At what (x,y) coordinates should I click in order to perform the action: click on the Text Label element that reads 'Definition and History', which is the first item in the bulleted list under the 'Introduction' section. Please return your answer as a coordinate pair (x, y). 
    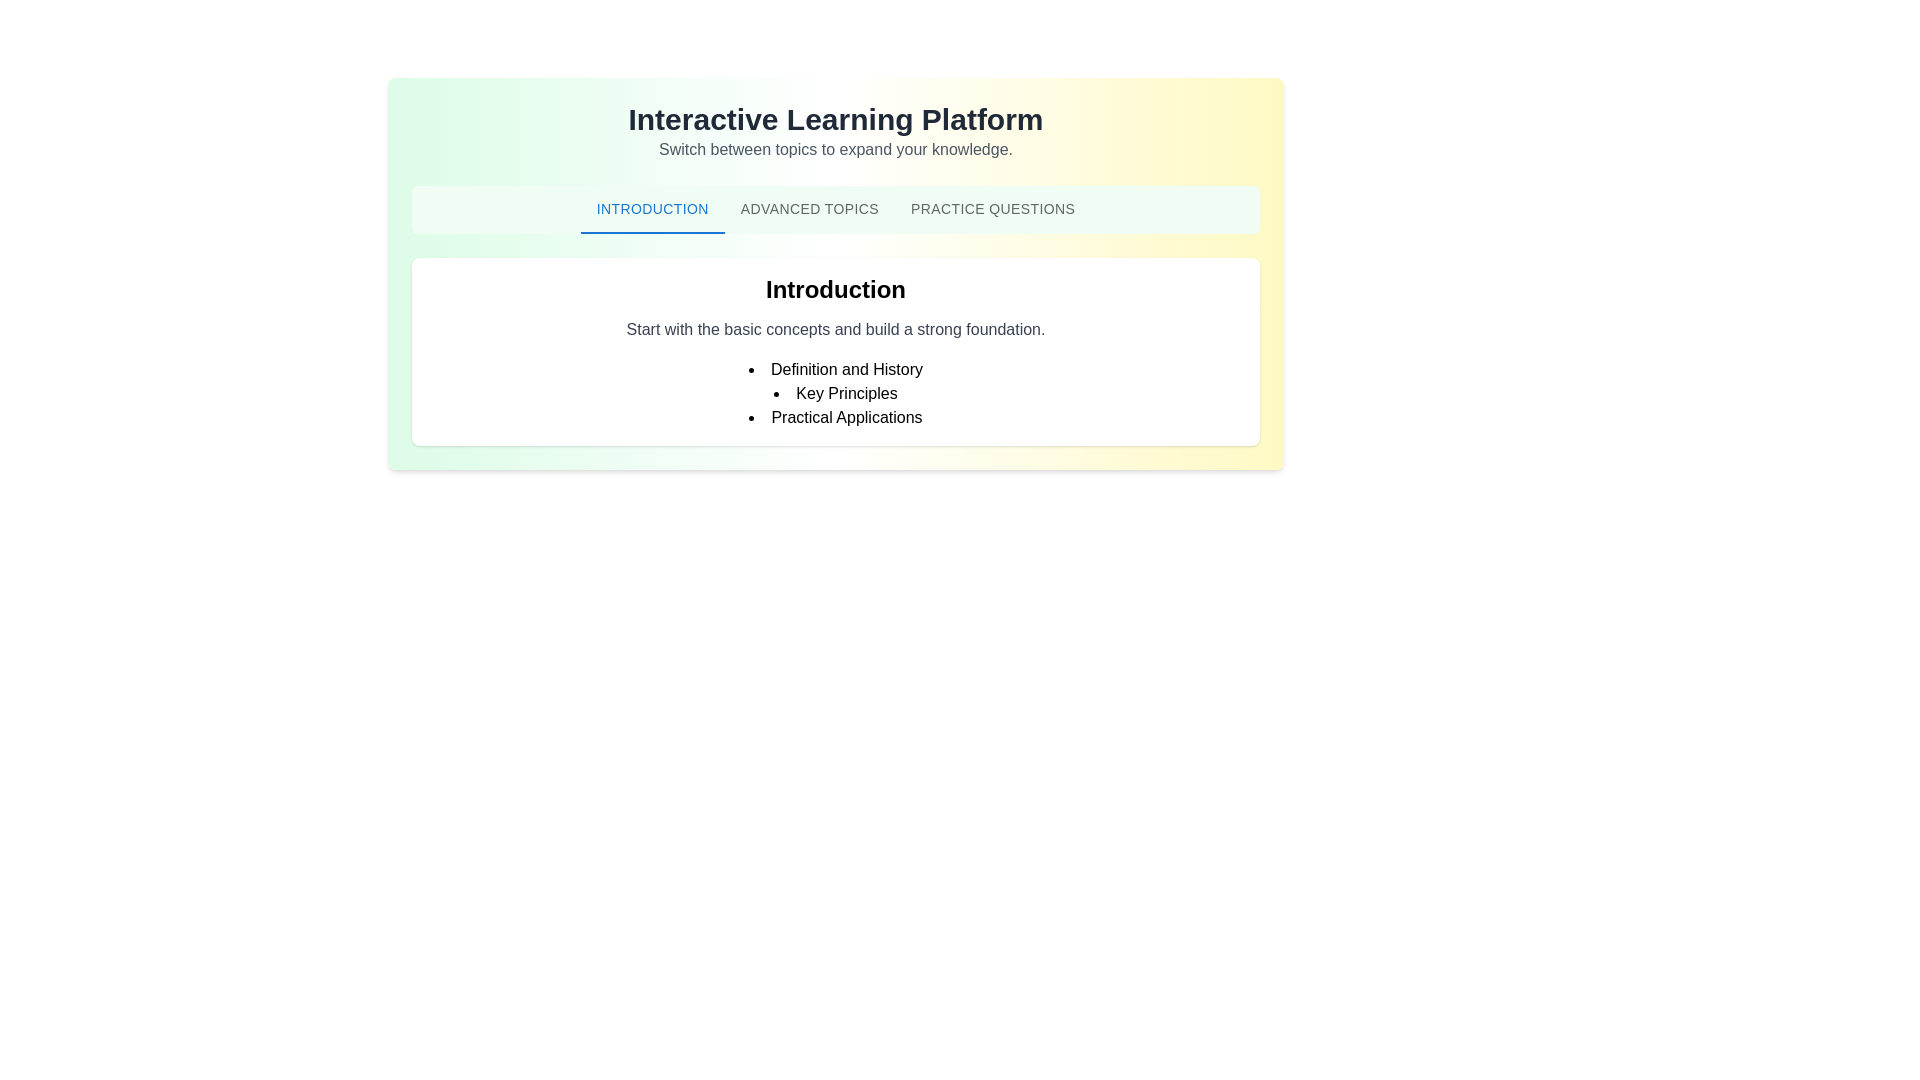
    Looking at the image, I should click on (835, 370).